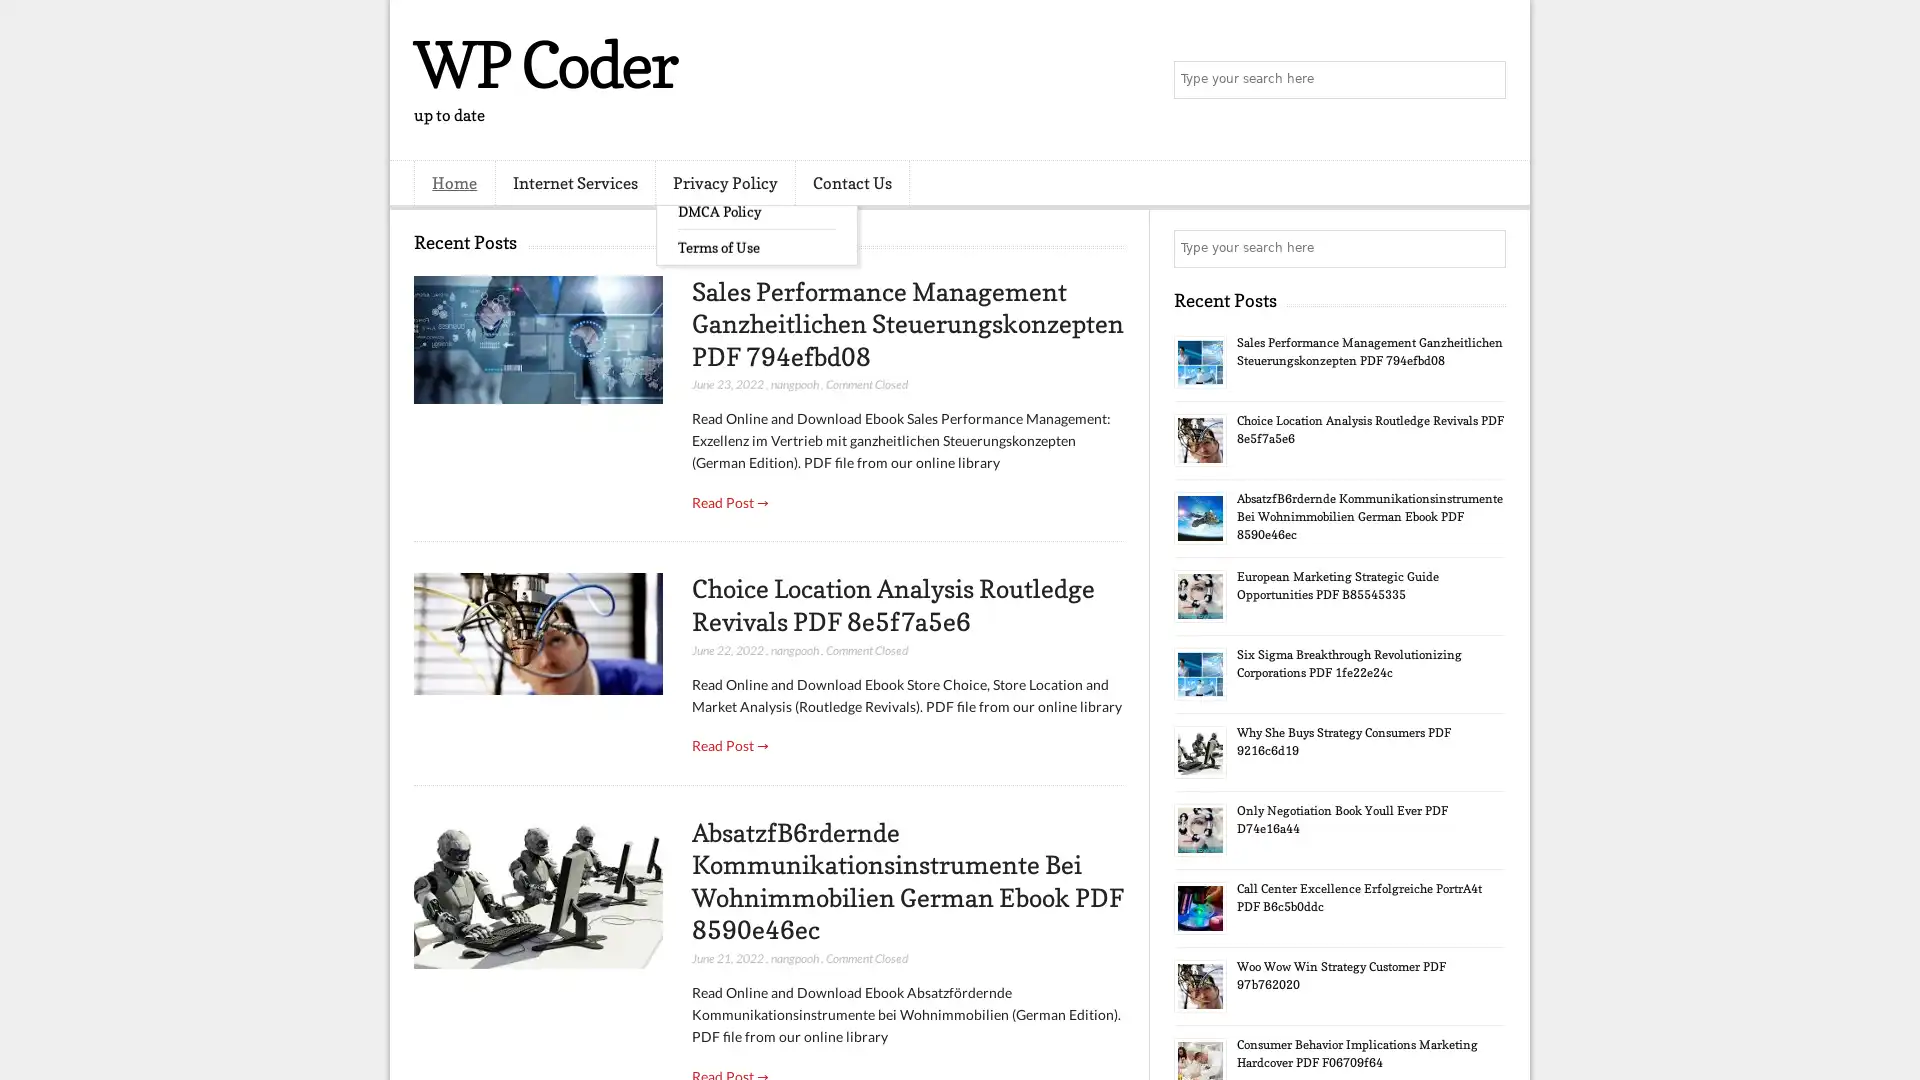  Describe the element at coordinates (1485, 248) in the screenshot. I see `Search` at that location.